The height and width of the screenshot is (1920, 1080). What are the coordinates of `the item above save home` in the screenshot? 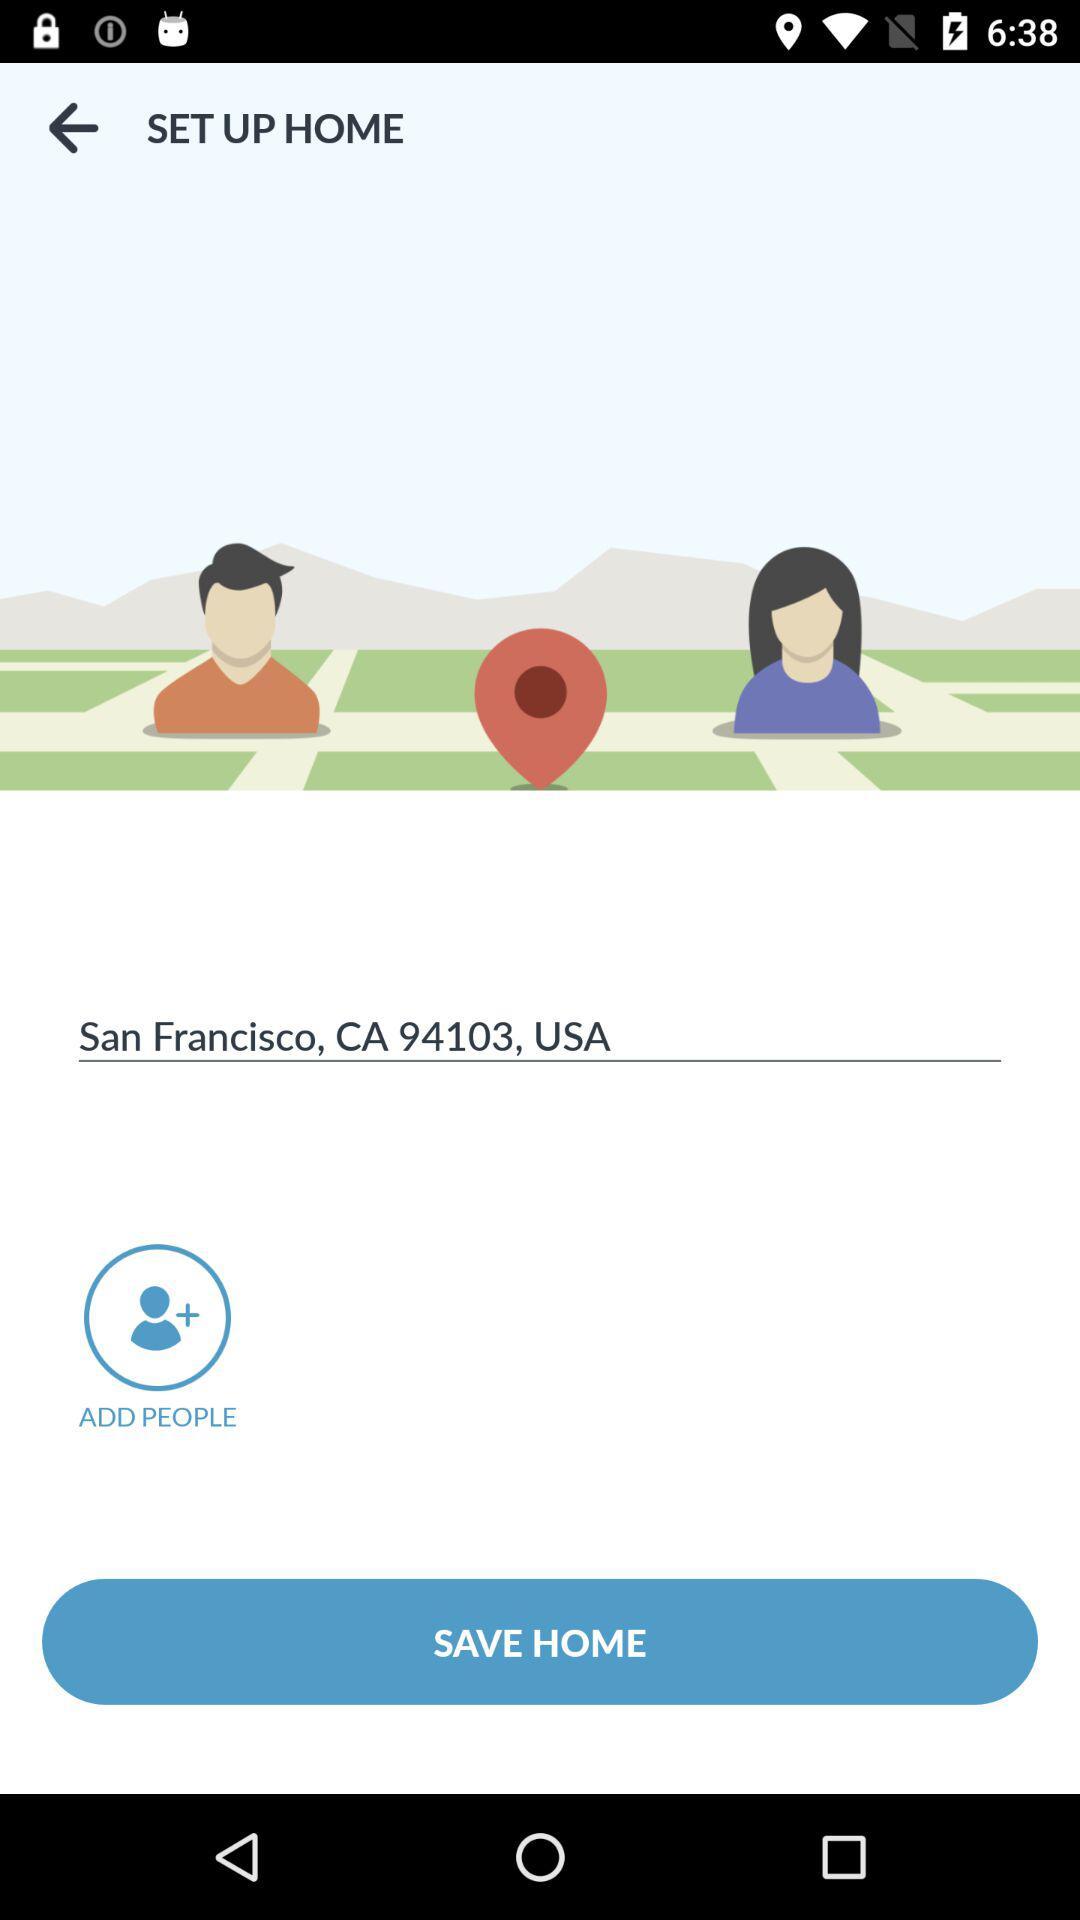 It's located at (185, 1338).